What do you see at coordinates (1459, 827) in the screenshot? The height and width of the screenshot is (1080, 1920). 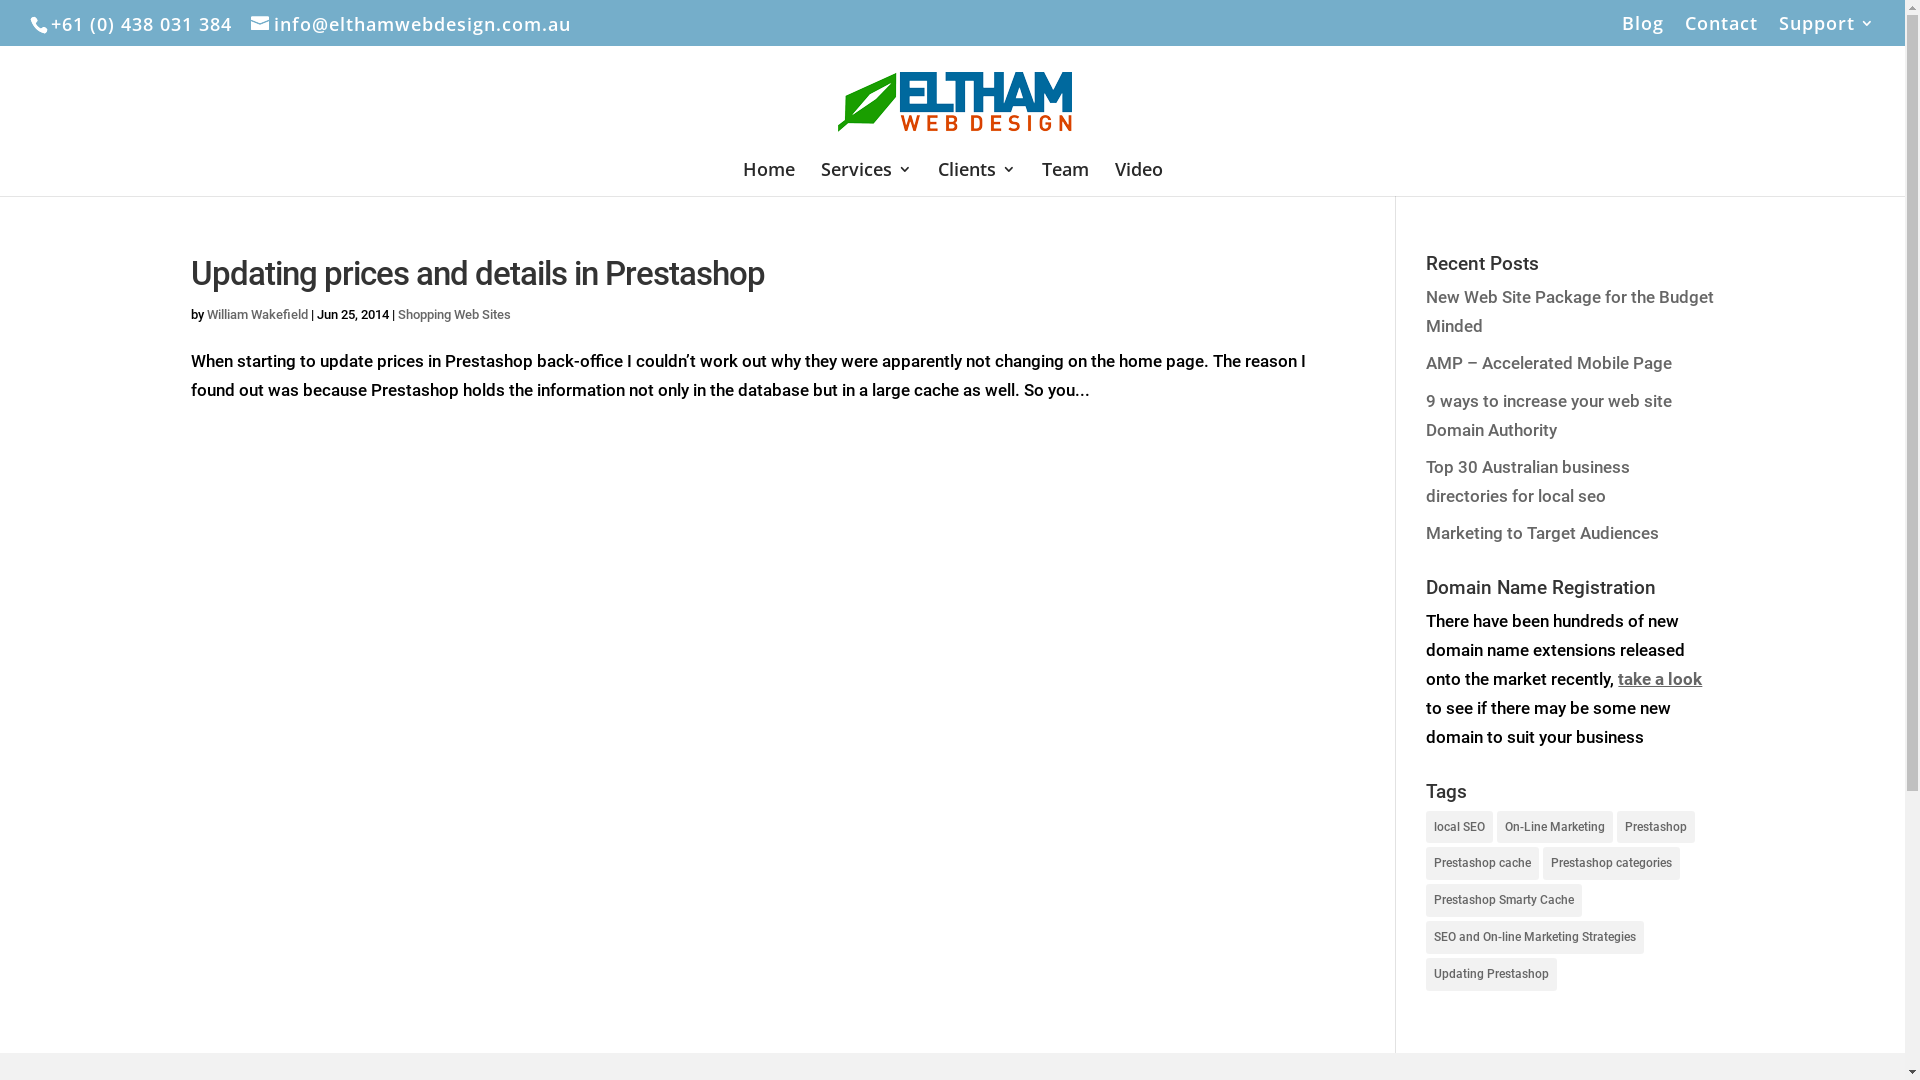 I see `'local SEO'` at bounding box center [1459, 827].